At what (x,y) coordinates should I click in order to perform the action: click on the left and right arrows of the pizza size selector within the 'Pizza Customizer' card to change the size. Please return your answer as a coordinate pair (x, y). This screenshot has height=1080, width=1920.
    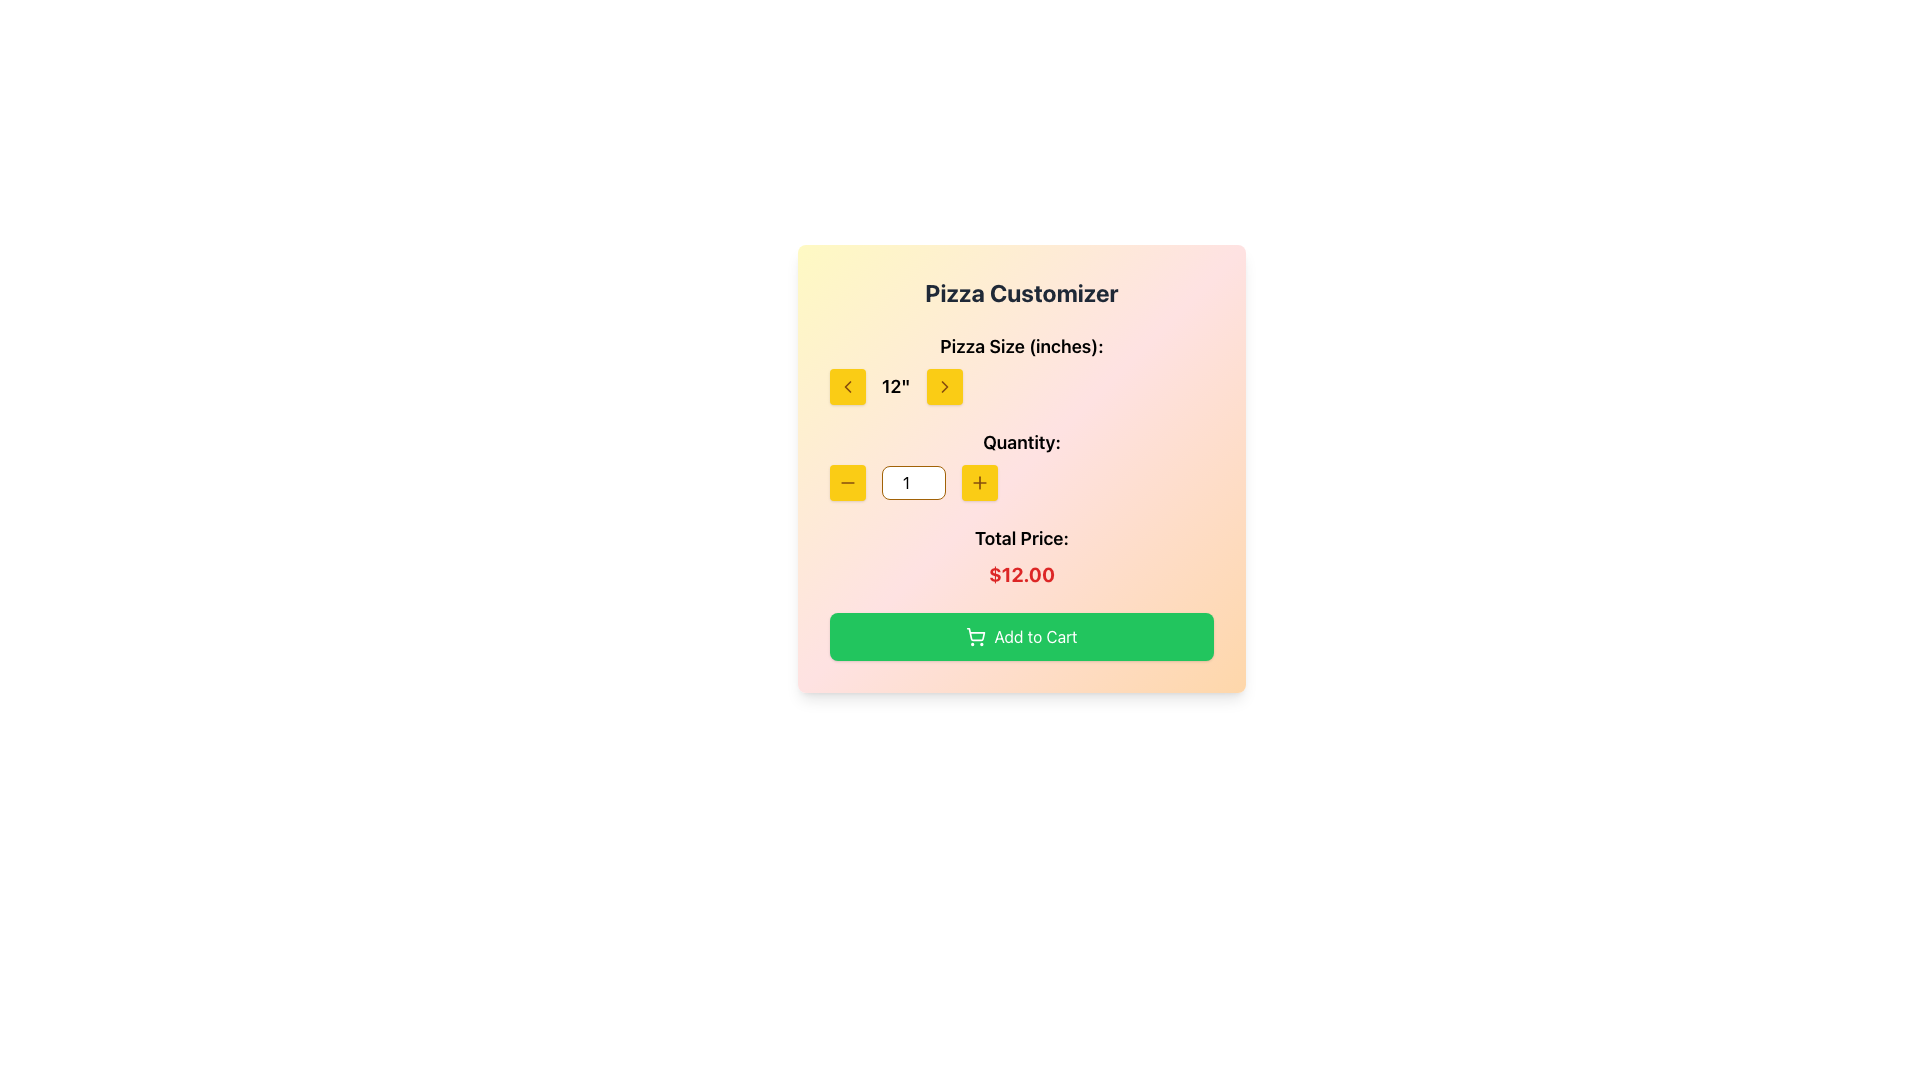
    Looking at the image, I should click on (1022, 369).